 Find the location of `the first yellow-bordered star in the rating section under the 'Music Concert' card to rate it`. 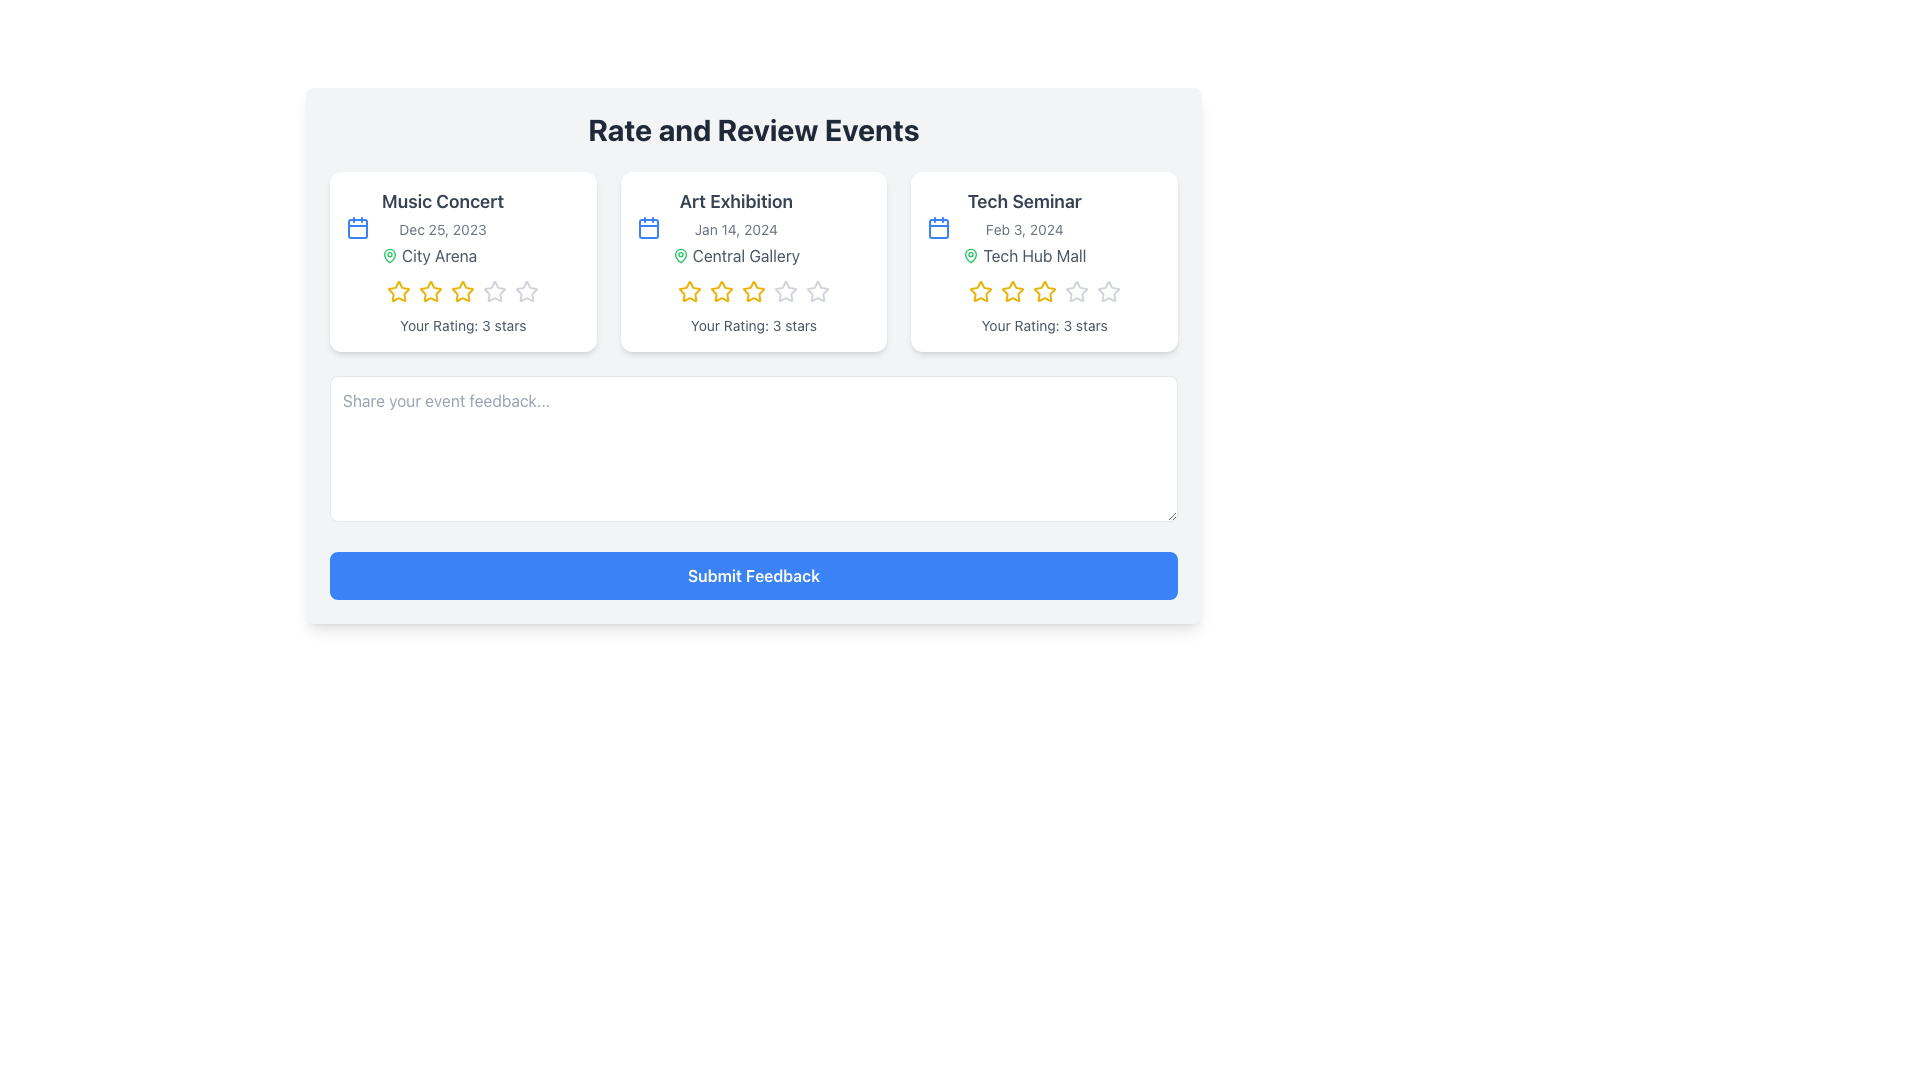

the first yellow-bordered star in the rating section under the 'Music Concert' card to rate it is located at coordinates (399, 291).